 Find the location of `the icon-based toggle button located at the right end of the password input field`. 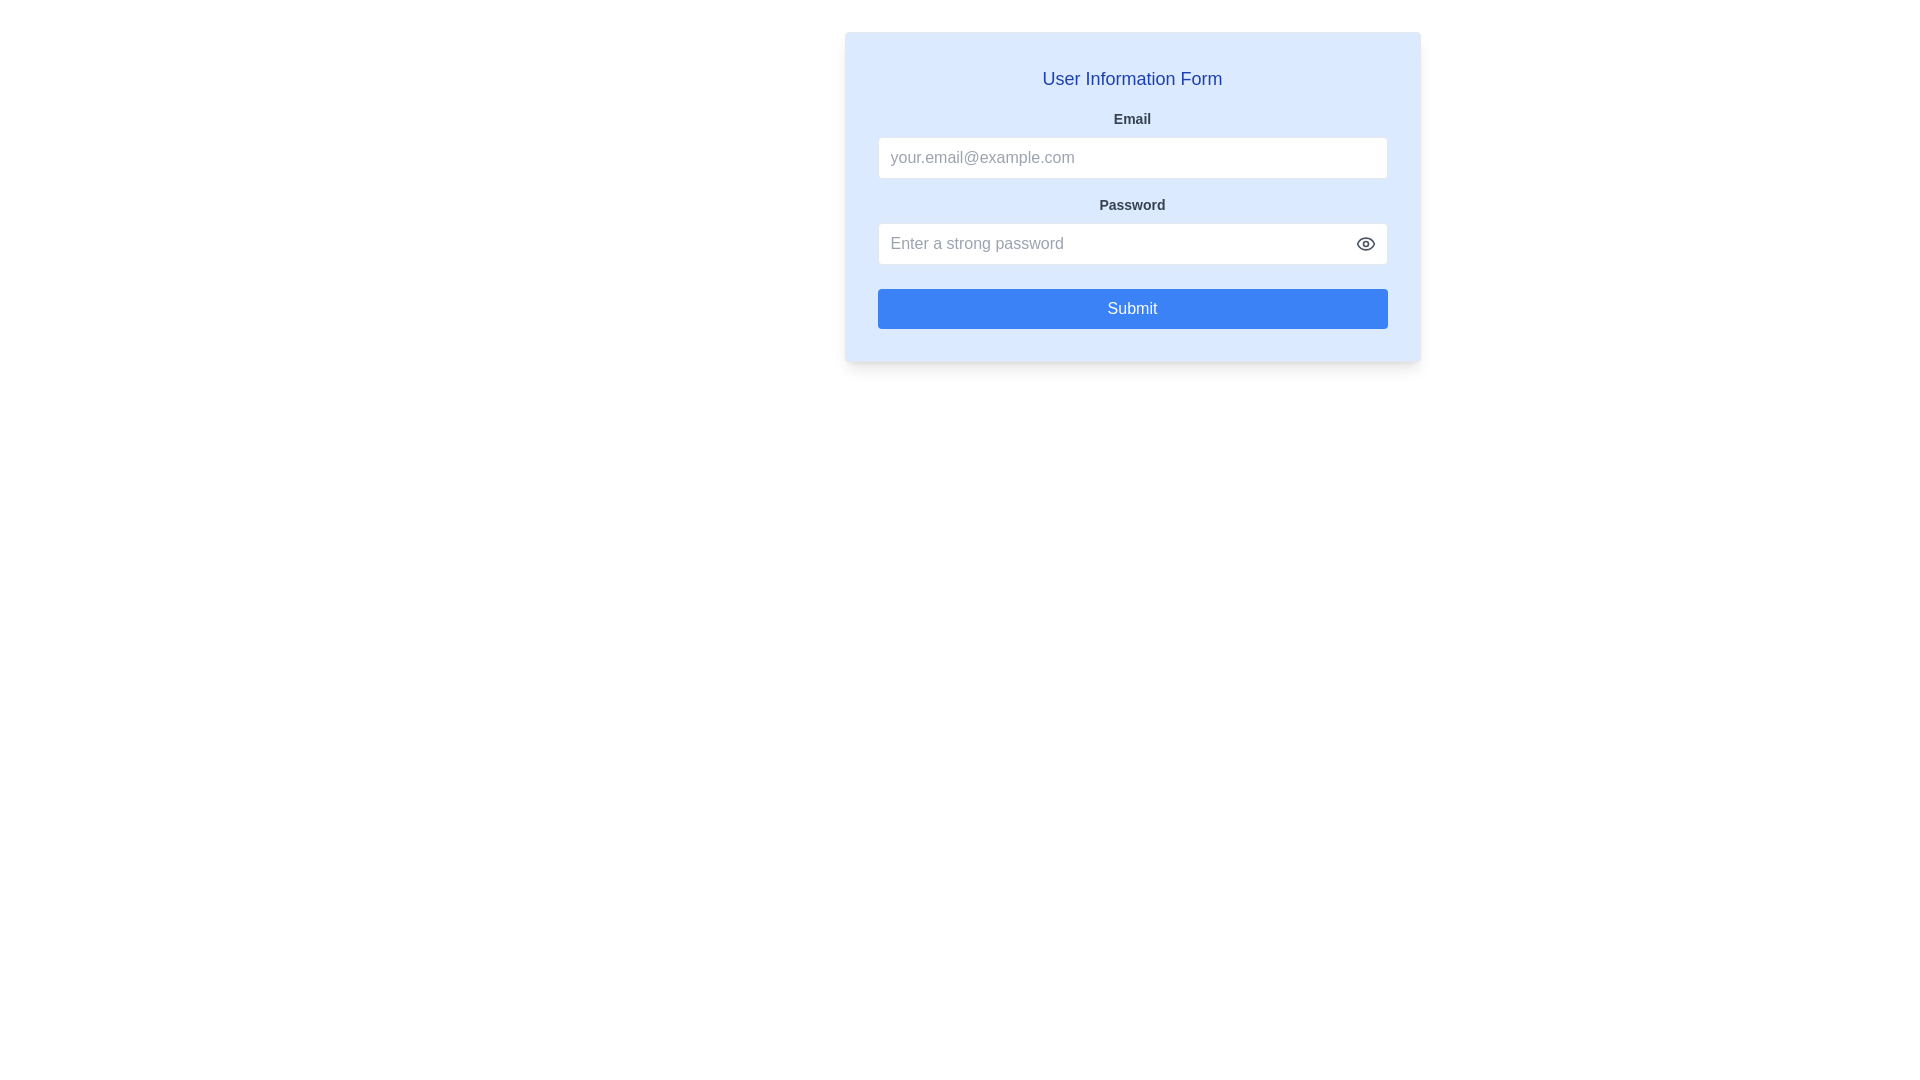

the icon-based toggle button located at the right end of the password input field is located at coordinates (1364, 242).